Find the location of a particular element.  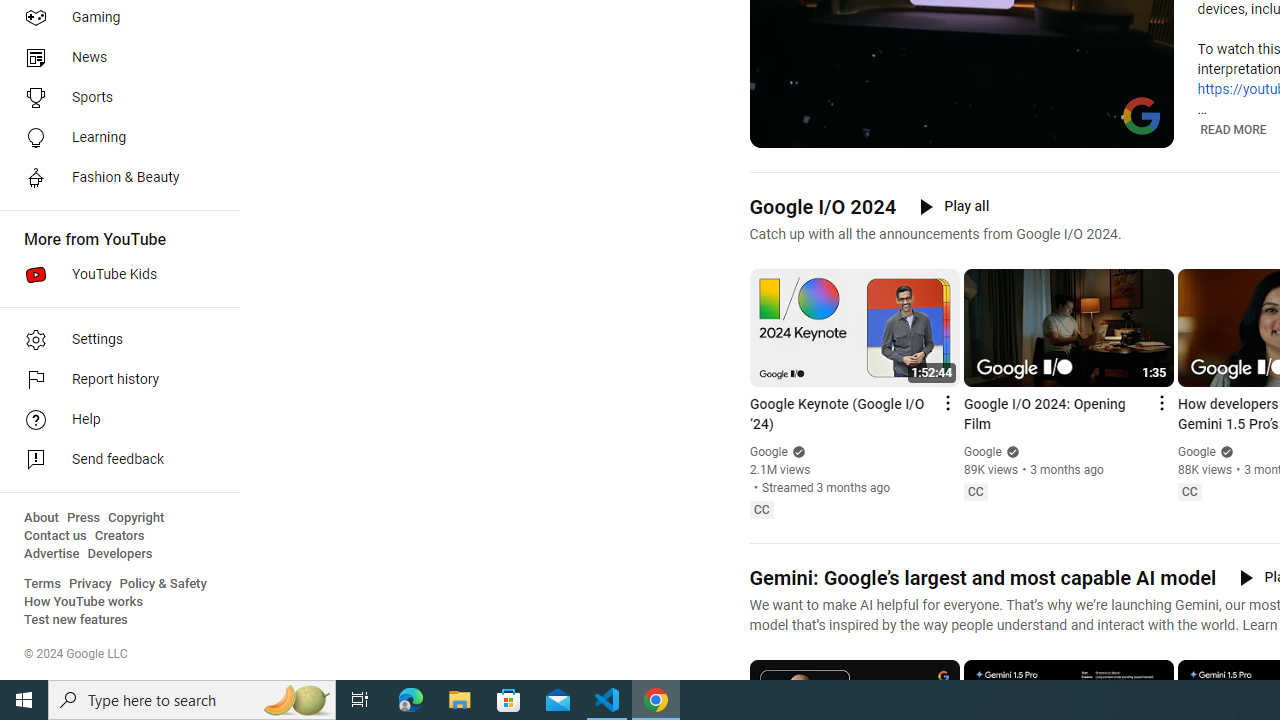

'Test new features' is located at coordinates (76, 619).